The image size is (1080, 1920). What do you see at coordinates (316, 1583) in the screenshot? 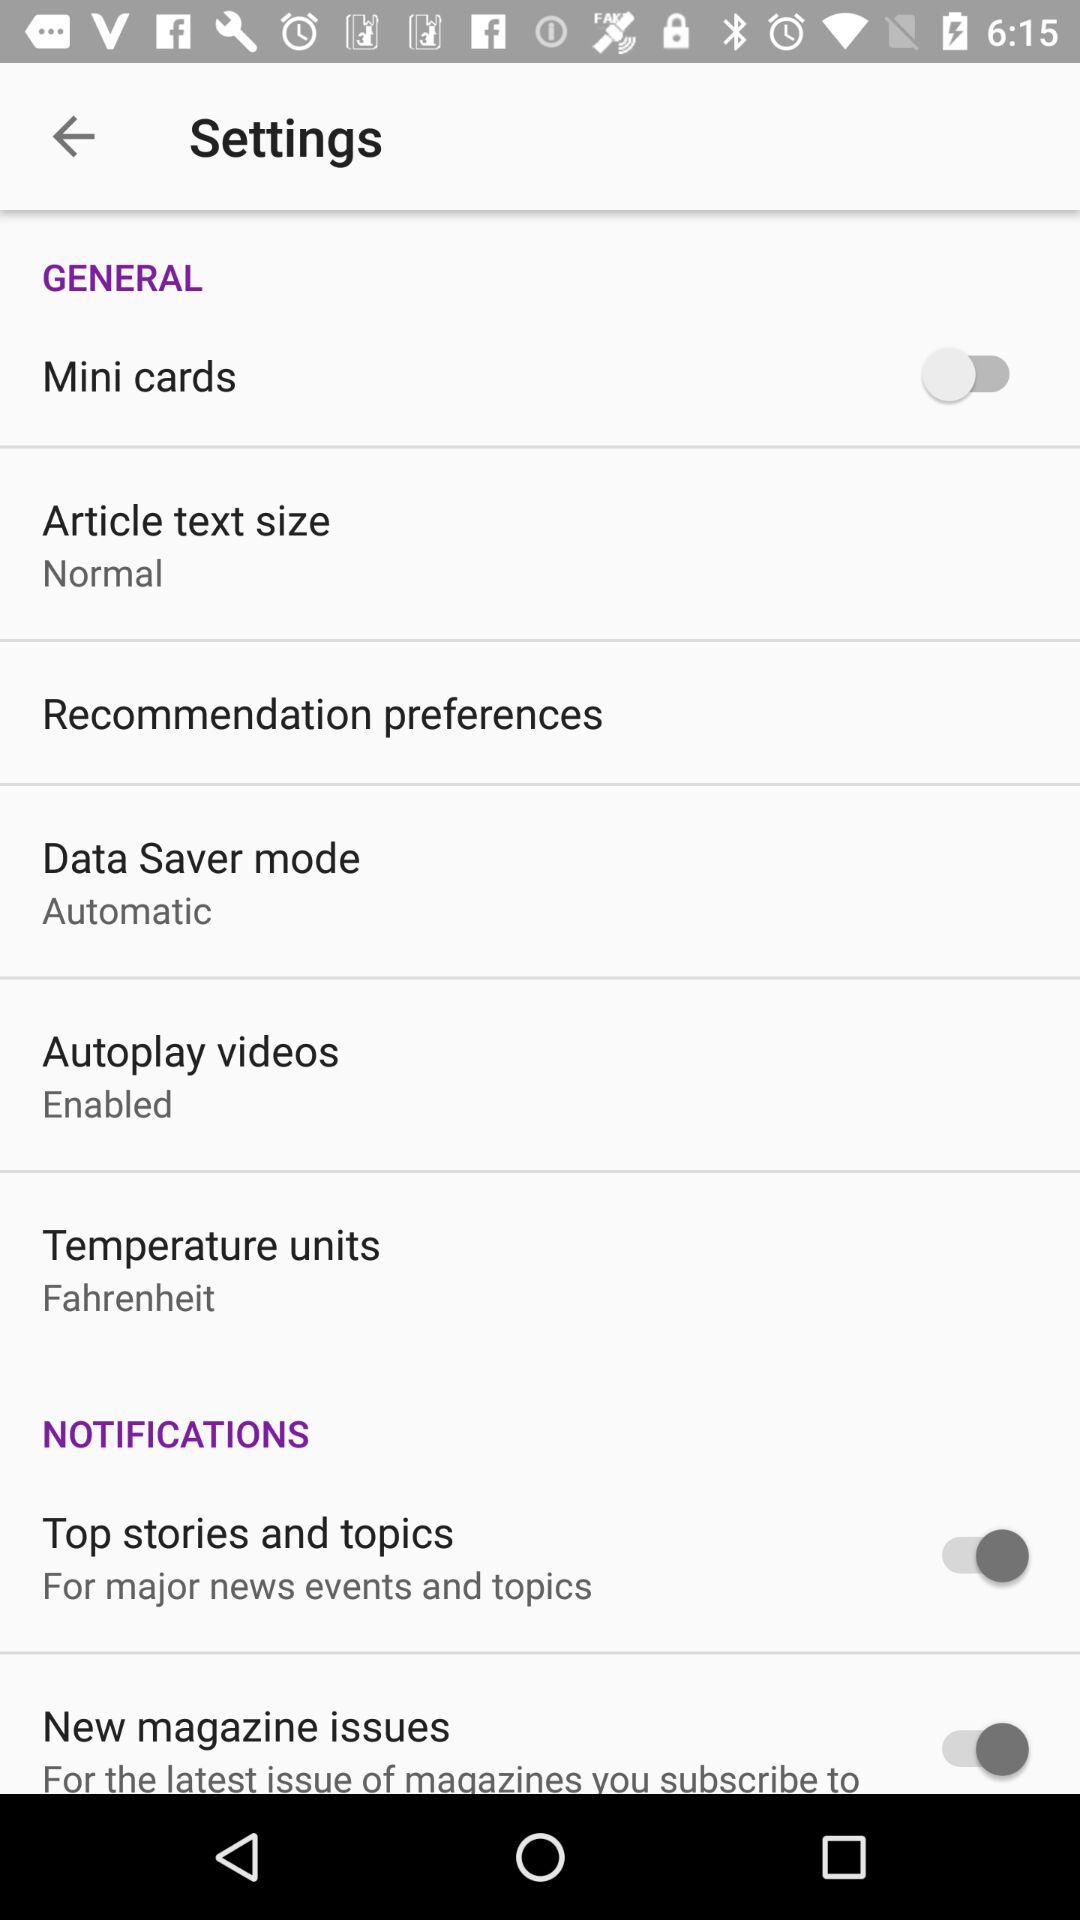
I see `the for major news` at bounding box center [316, 1583].